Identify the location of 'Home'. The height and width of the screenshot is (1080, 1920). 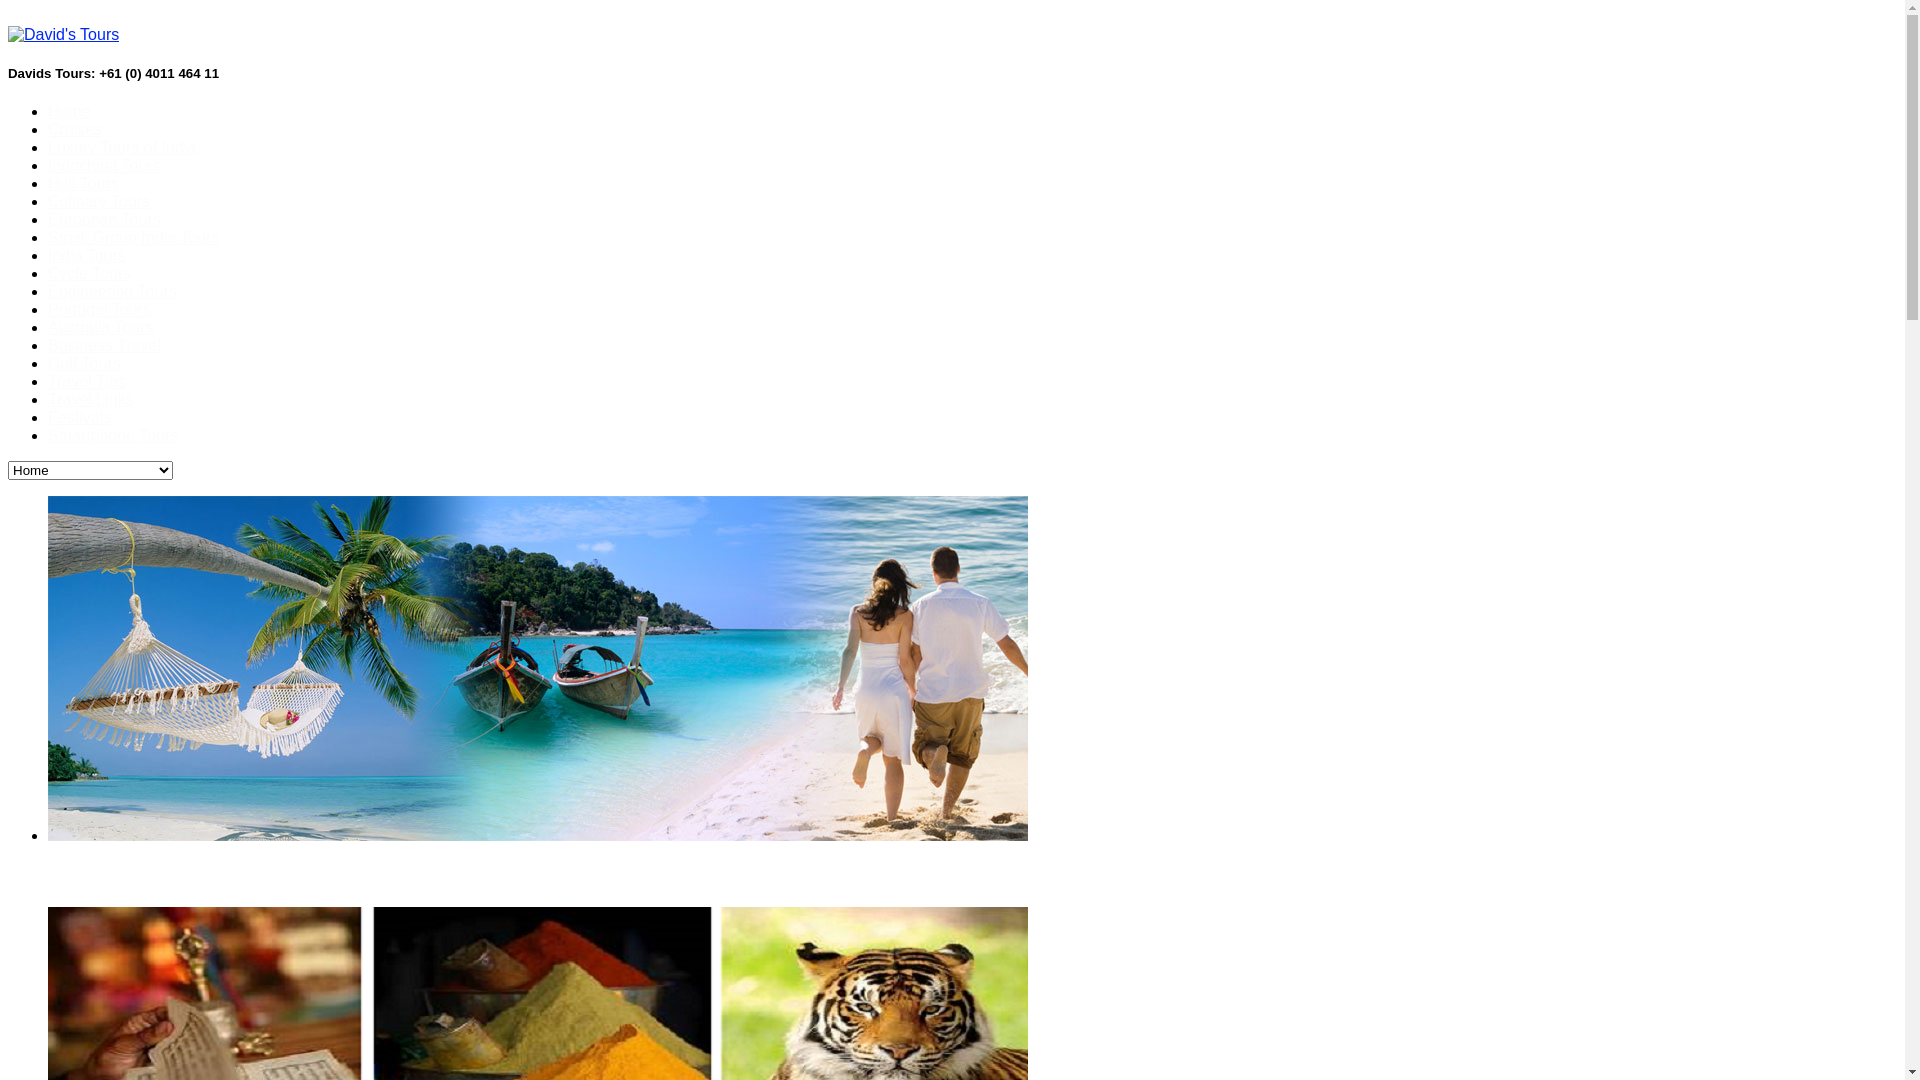
(69, 111).